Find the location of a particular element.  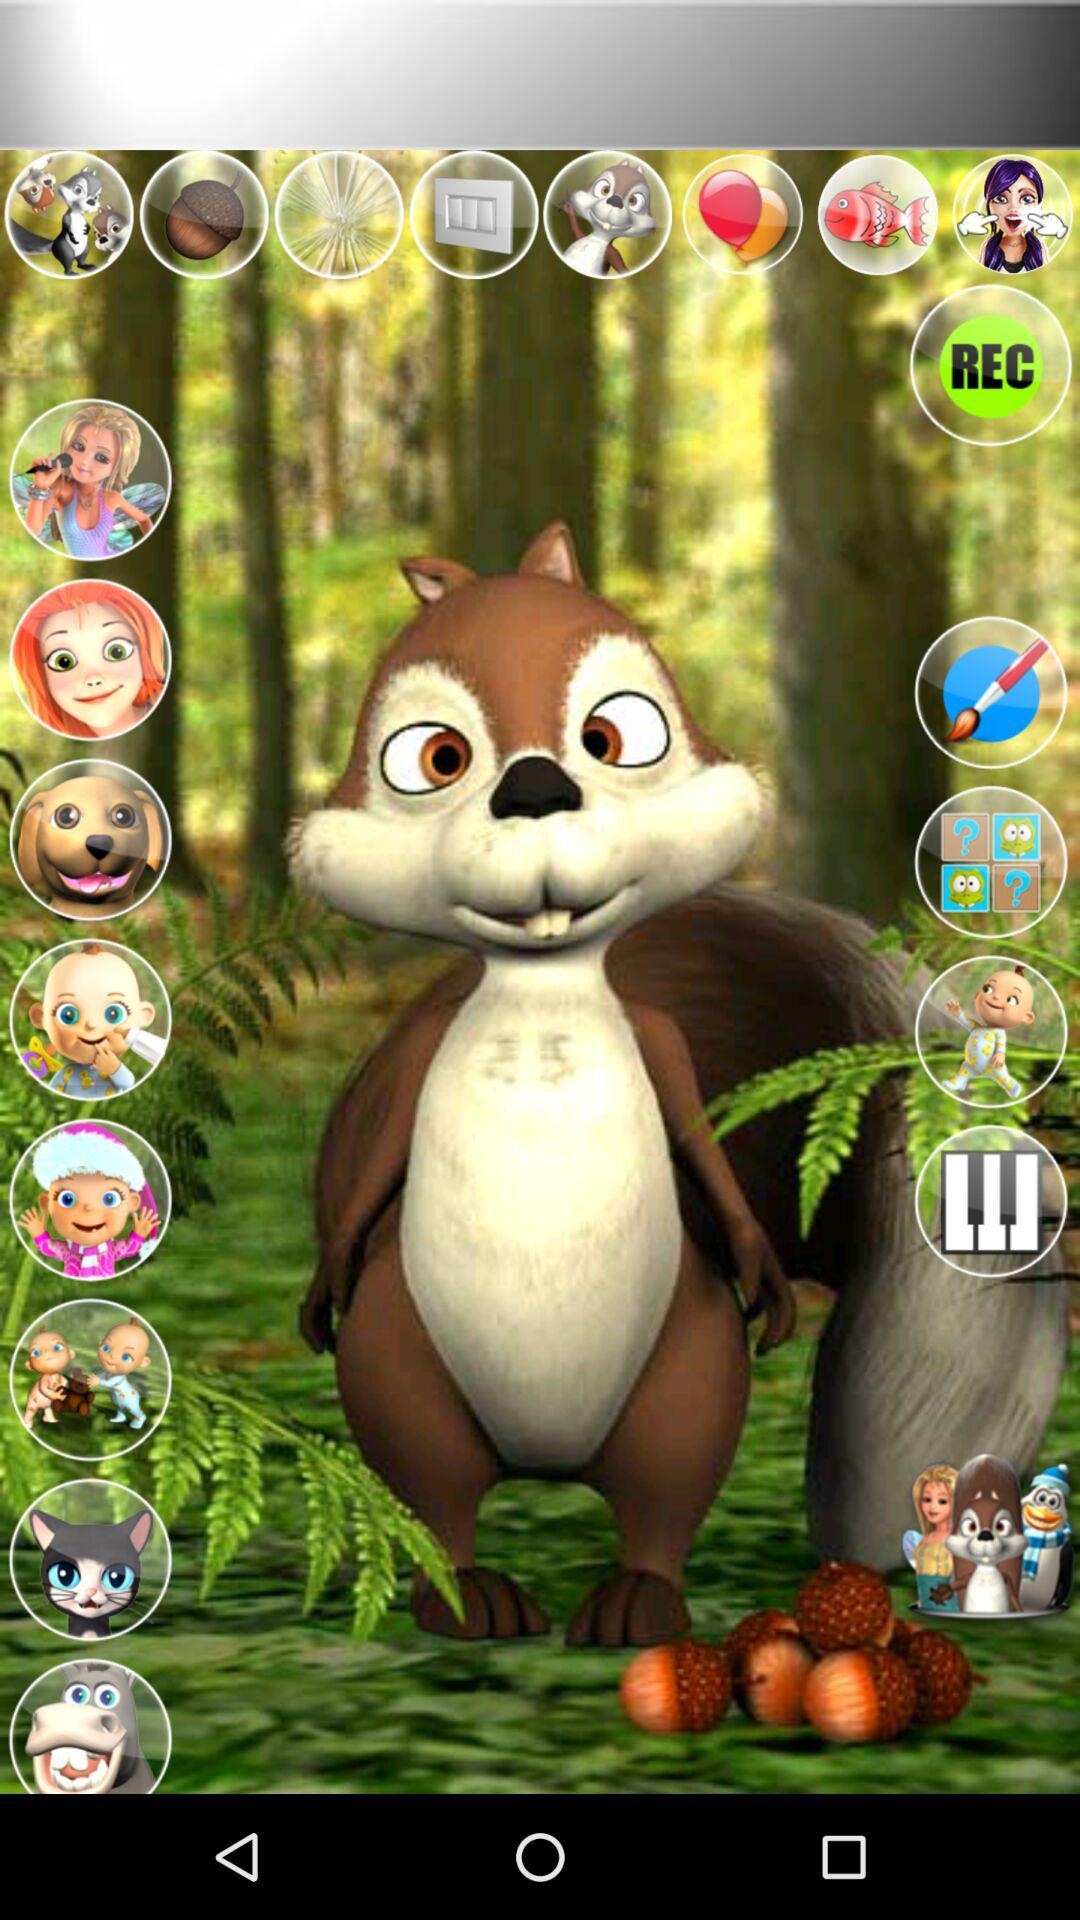

the avatar icon is located at coordinates (88, 1276).